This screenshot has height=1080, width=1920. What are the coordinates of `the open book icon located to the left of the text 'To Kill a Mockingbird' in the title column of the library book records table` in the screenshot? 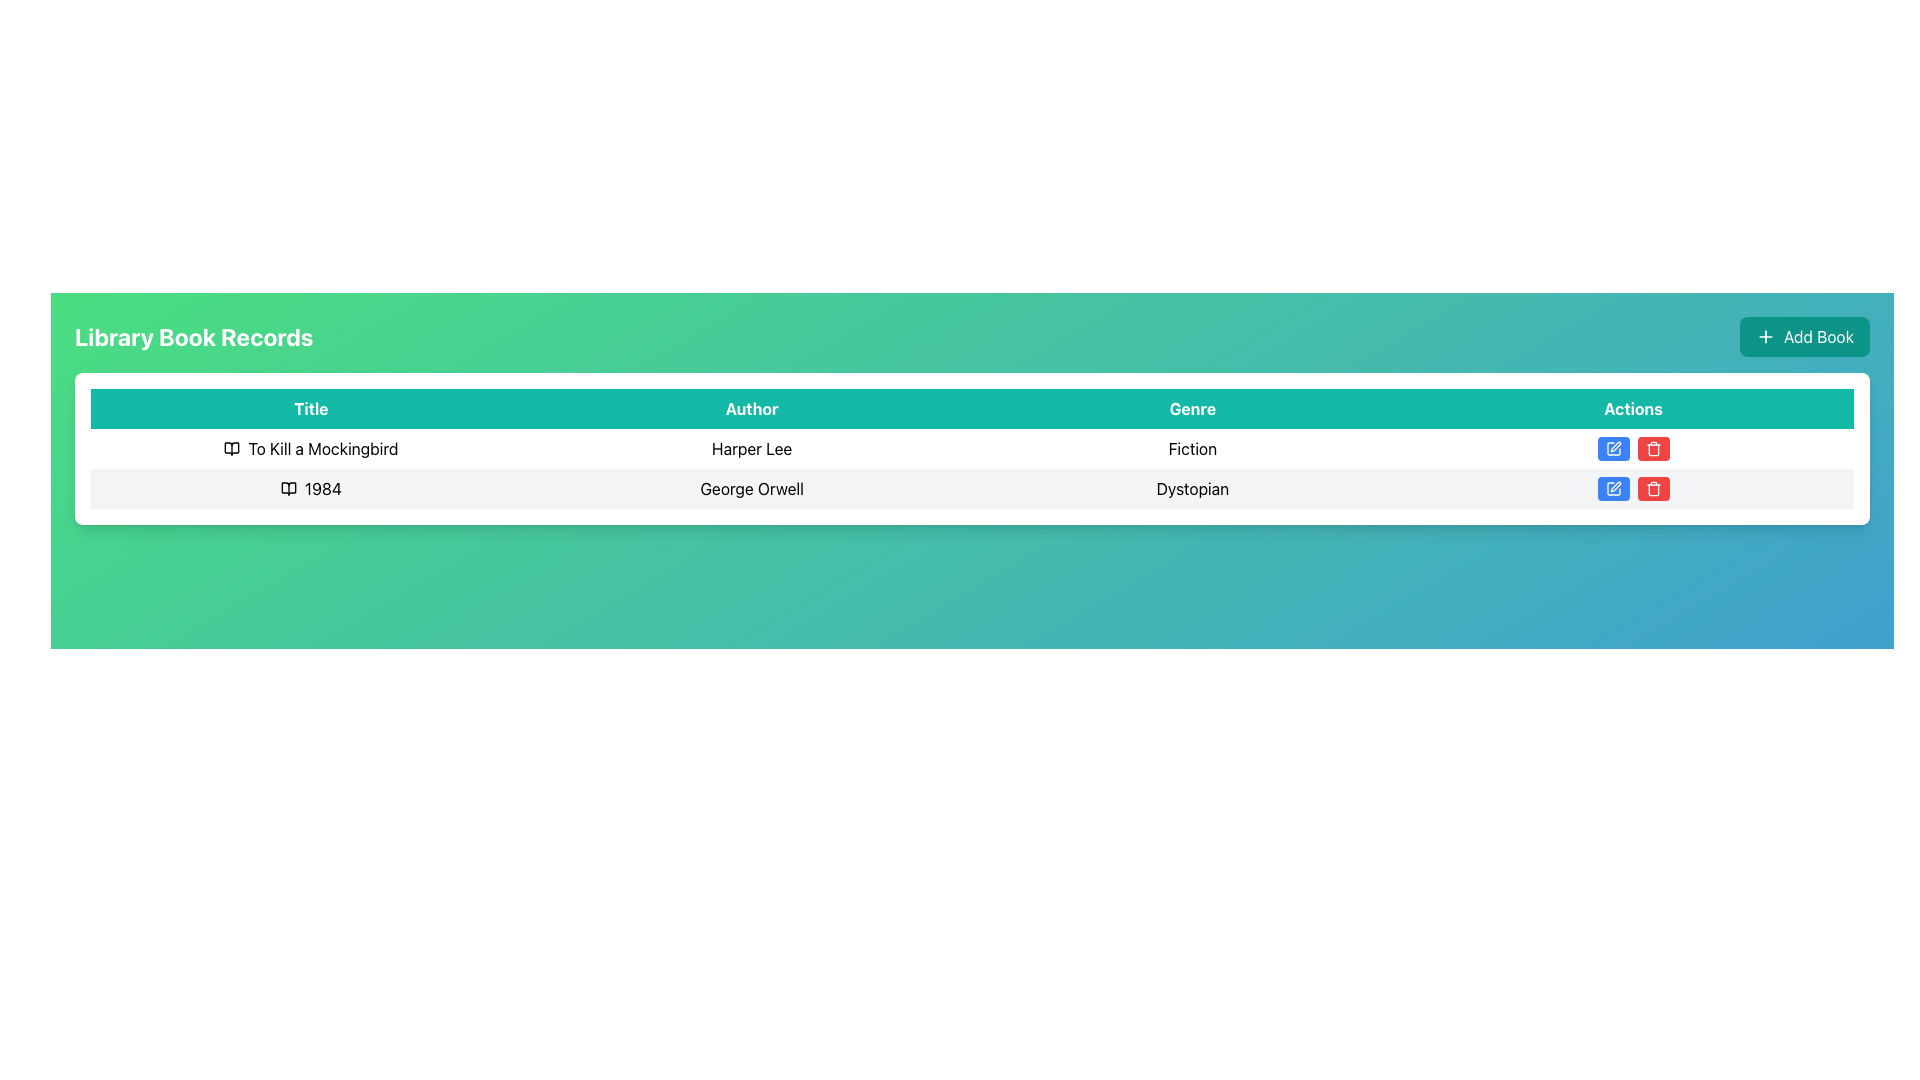 It's located at (232, 447).